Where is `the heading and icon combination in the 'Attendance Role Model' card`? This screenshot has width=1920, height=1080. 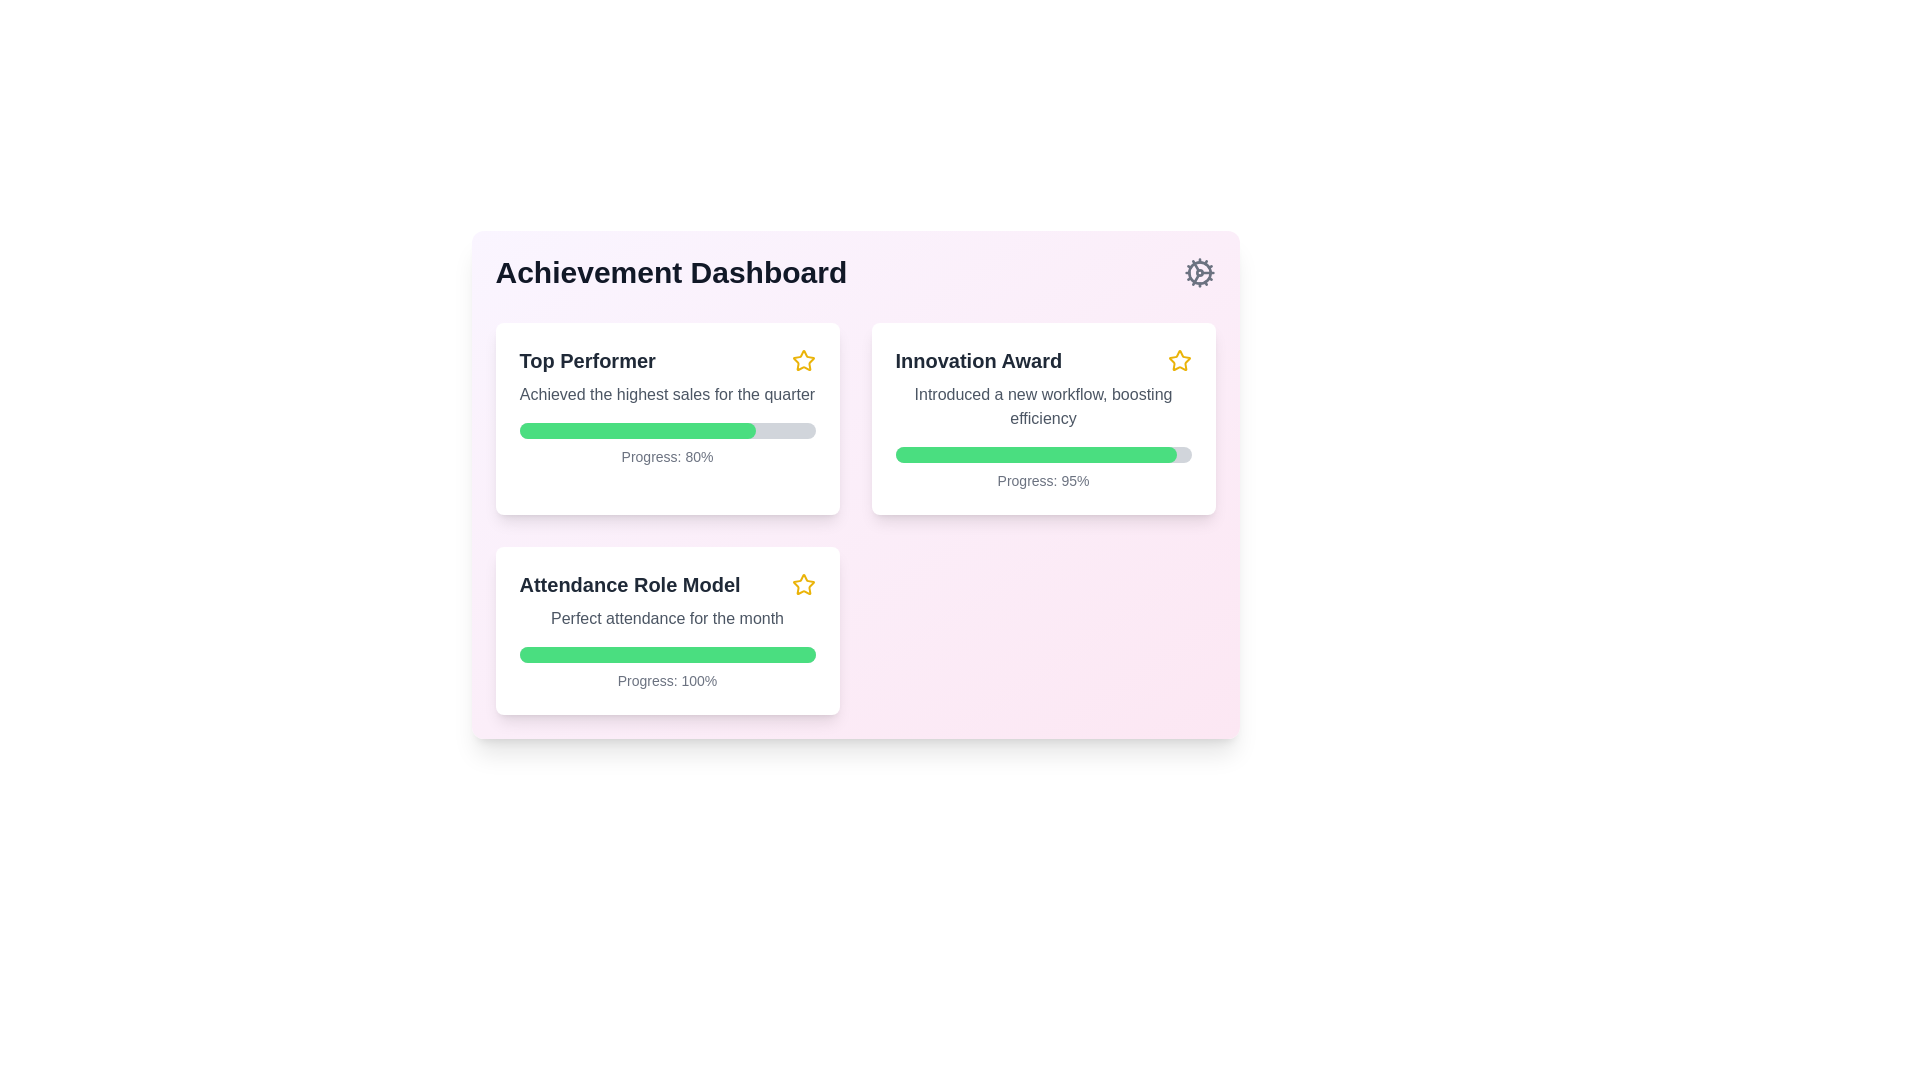
the heading and icon combination in the 'Attendance Role Model' card is located at coordinates (667, 585).